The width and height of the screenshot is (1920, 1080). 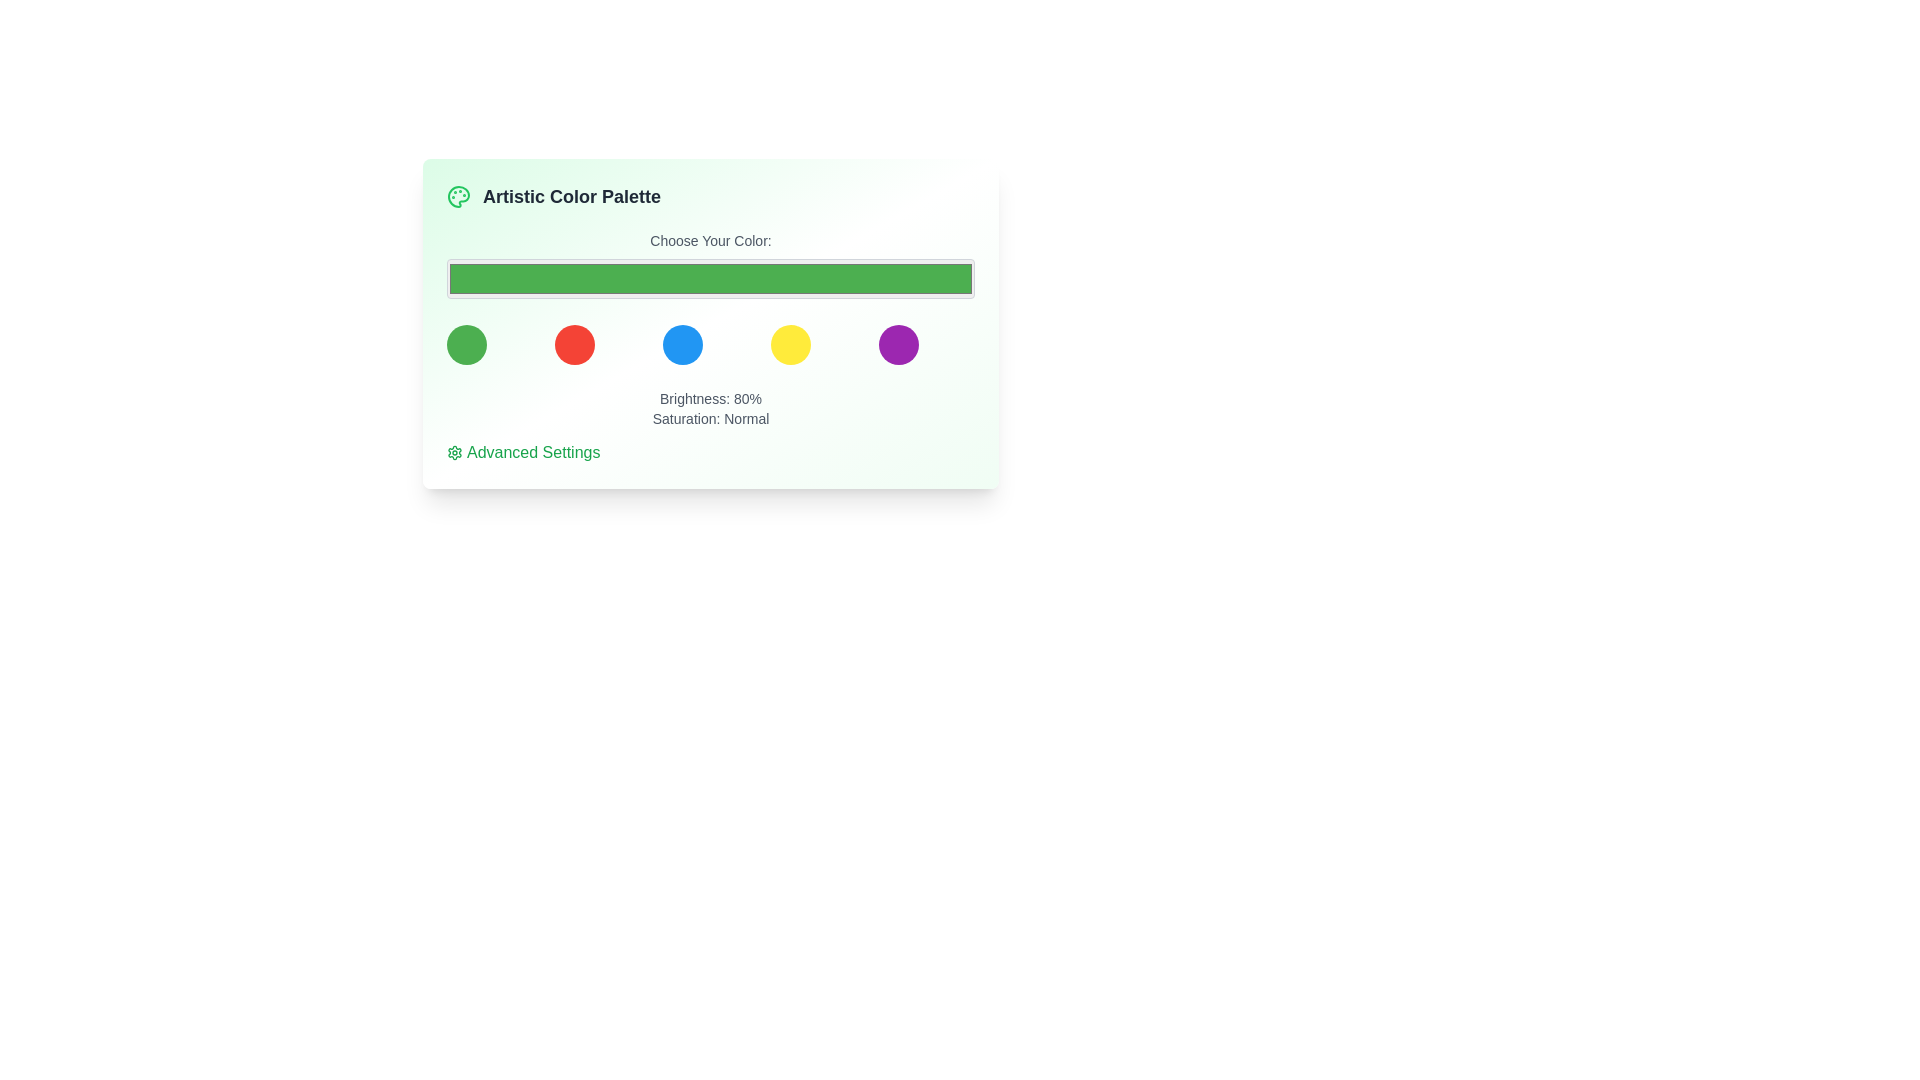 I want to click on the Text Label displaying 'Brightness: 80%', positioned above 'Saturation: Normal' within the 'Artistic Color Palette' section, so click(x=710, y=398).